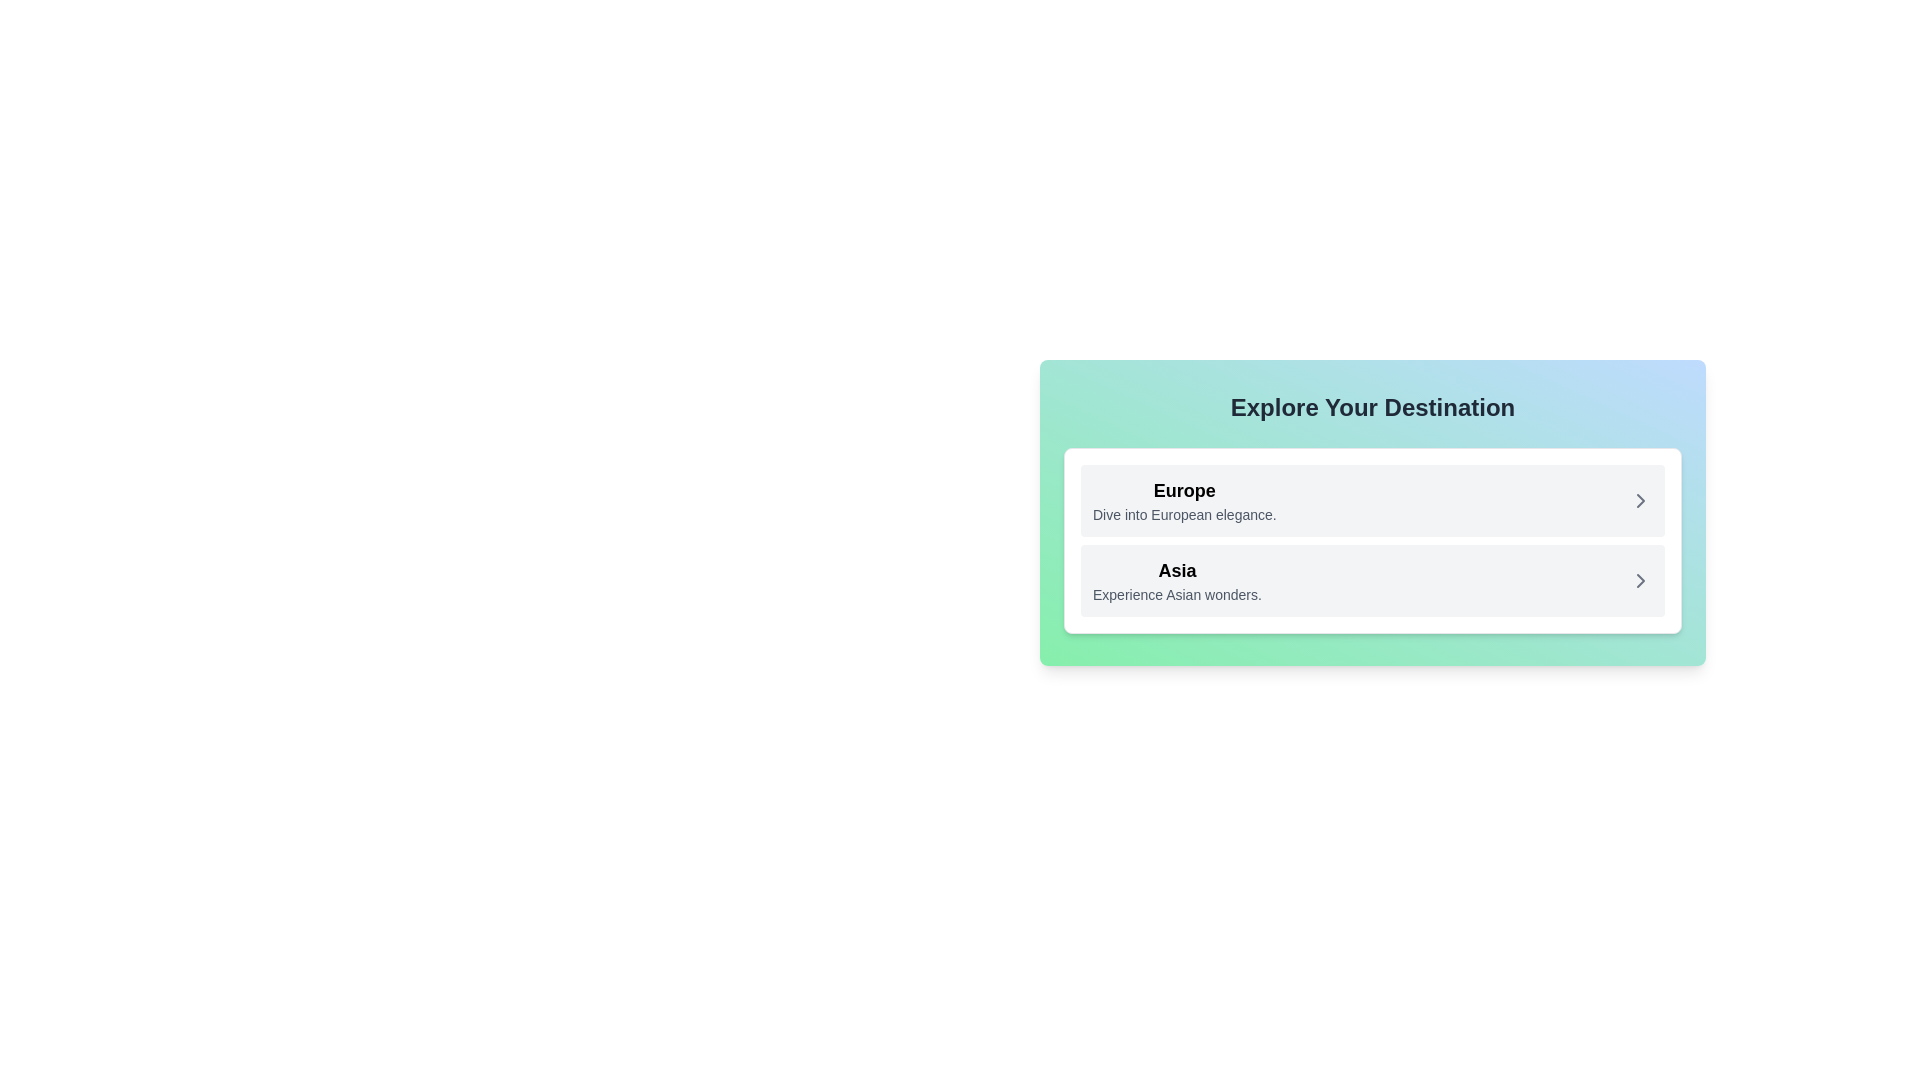  What do you see at coordinates (1184, 500) in the screenshot?
I see `text content 'Europe' and 'Dive into European elegance.' displayed prominently in the first card under the 'Explore Your Destination' header` at bounding box center [1184, 500].